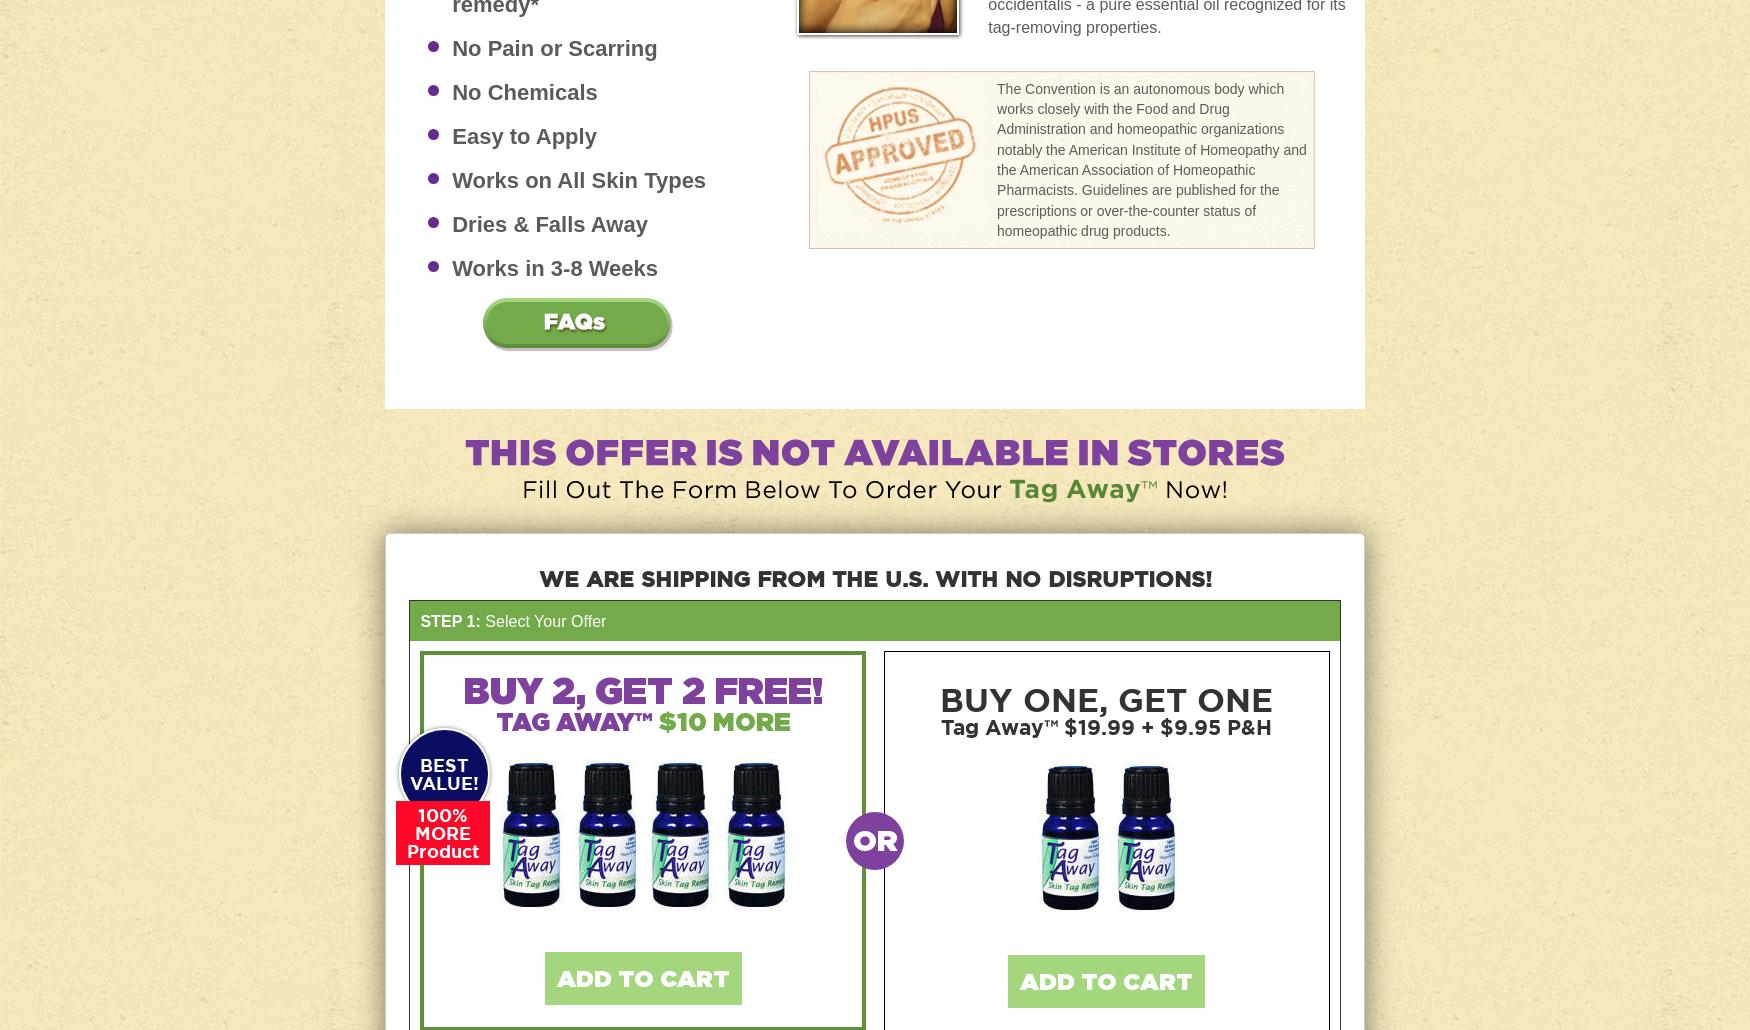 Image resolution: width=1750 pixels, height=1030 pixels. What do you see at coordinates (940, 727) in the screenshot?
I see `'Tag Away™ $19.99 + $9.95 P&H'` at bounding box center [940, 727].